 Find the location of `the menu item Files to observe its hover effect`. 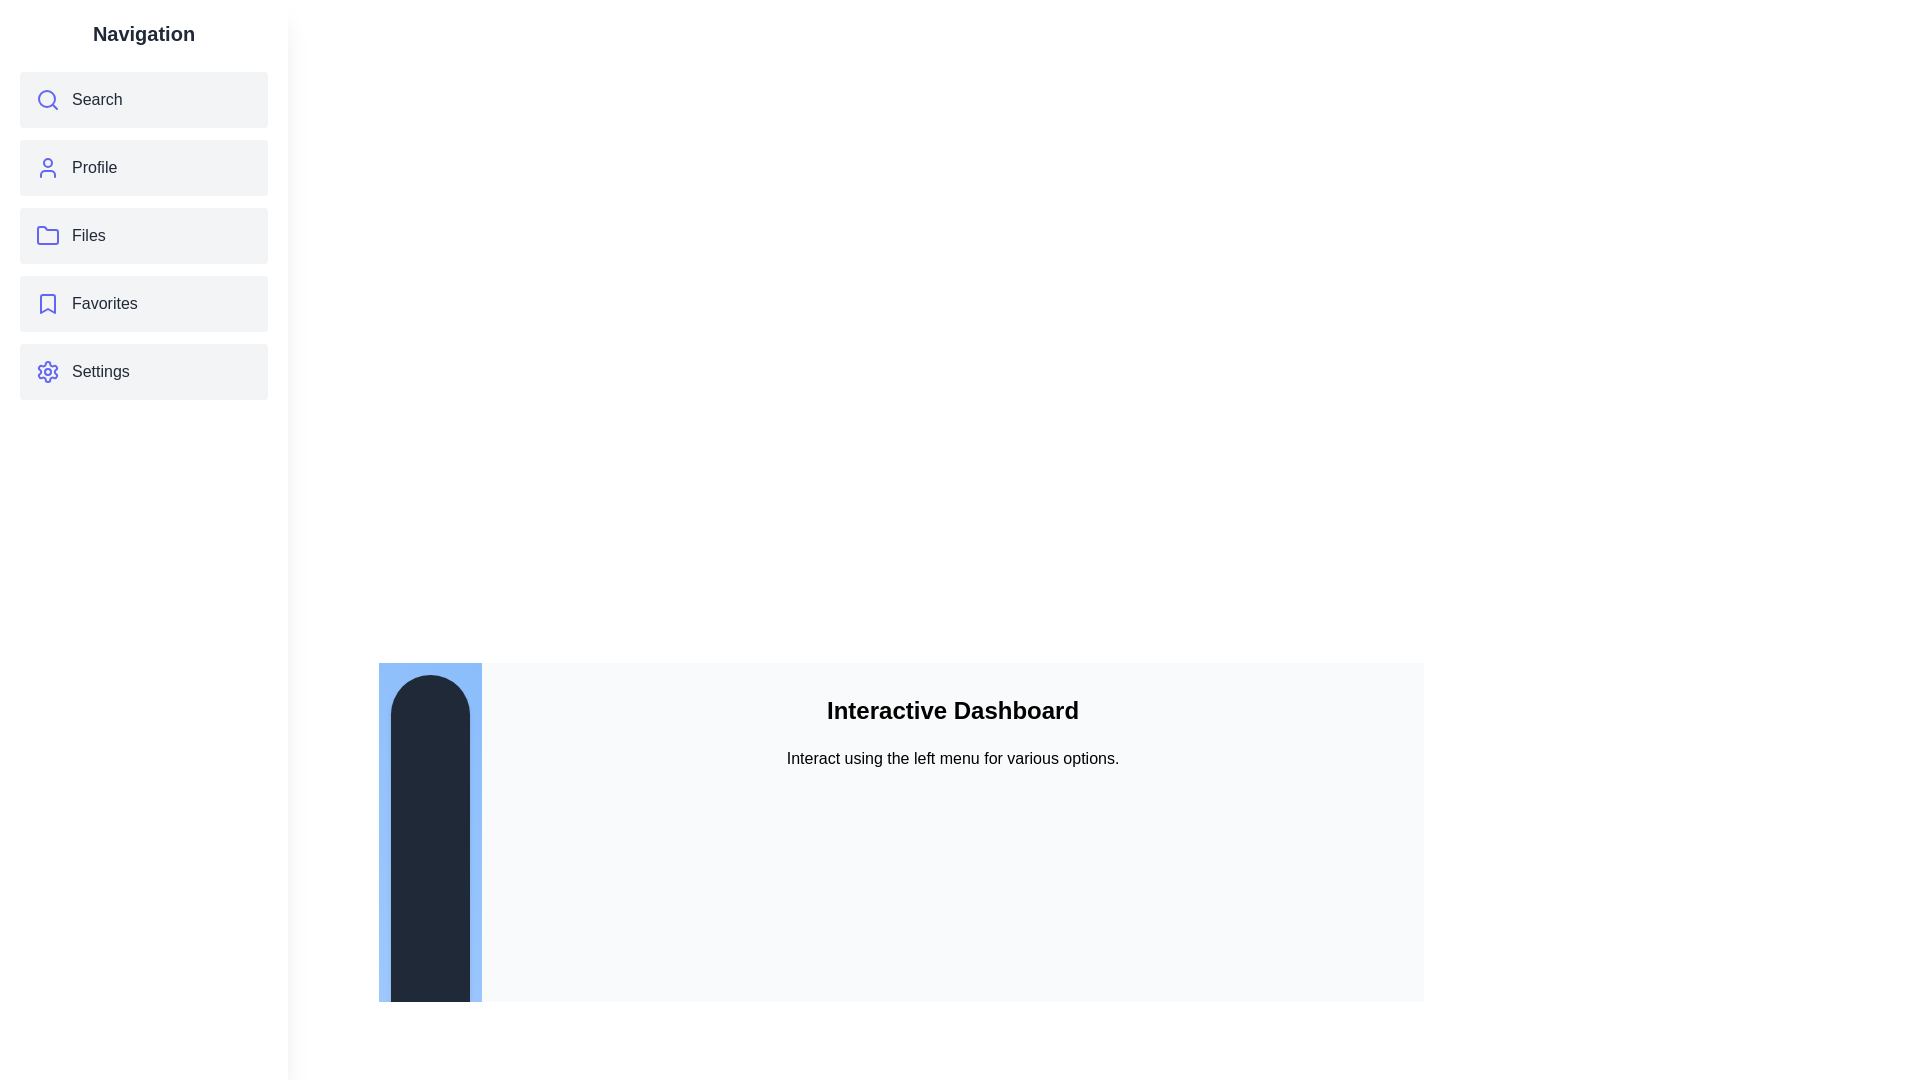

the menu item Files to observe its hover effect is located at coordinates (143, 234).